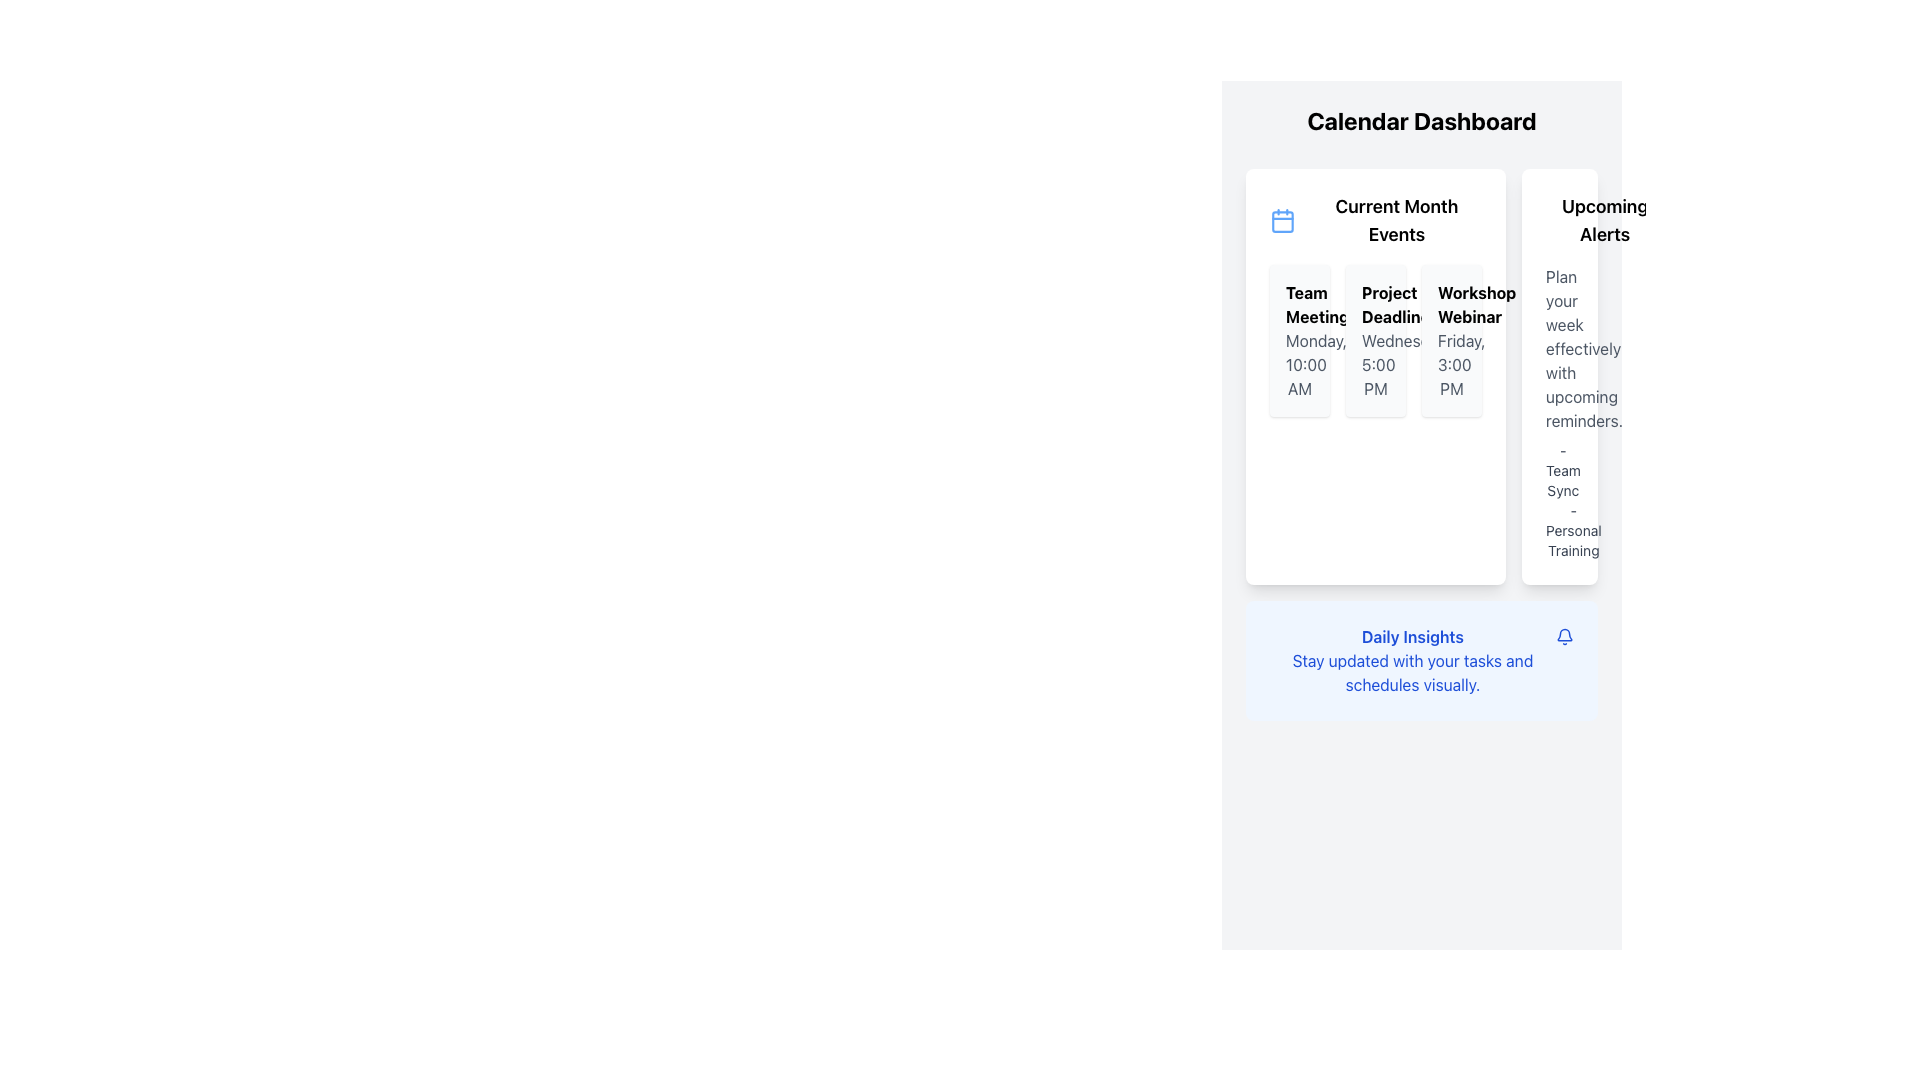 The height and width of the screenshot is (1080, 1920). What do you see at coordinates (1411, 660) in the screenshot?
I see `the static text block displaying 'Daily Insights' and its descriptive text 'Stay updated with your tasks and schedules visually.' which is centered within a light-colored background in the bottom section of a blue-themed card` at bounding box center [1411, 660].